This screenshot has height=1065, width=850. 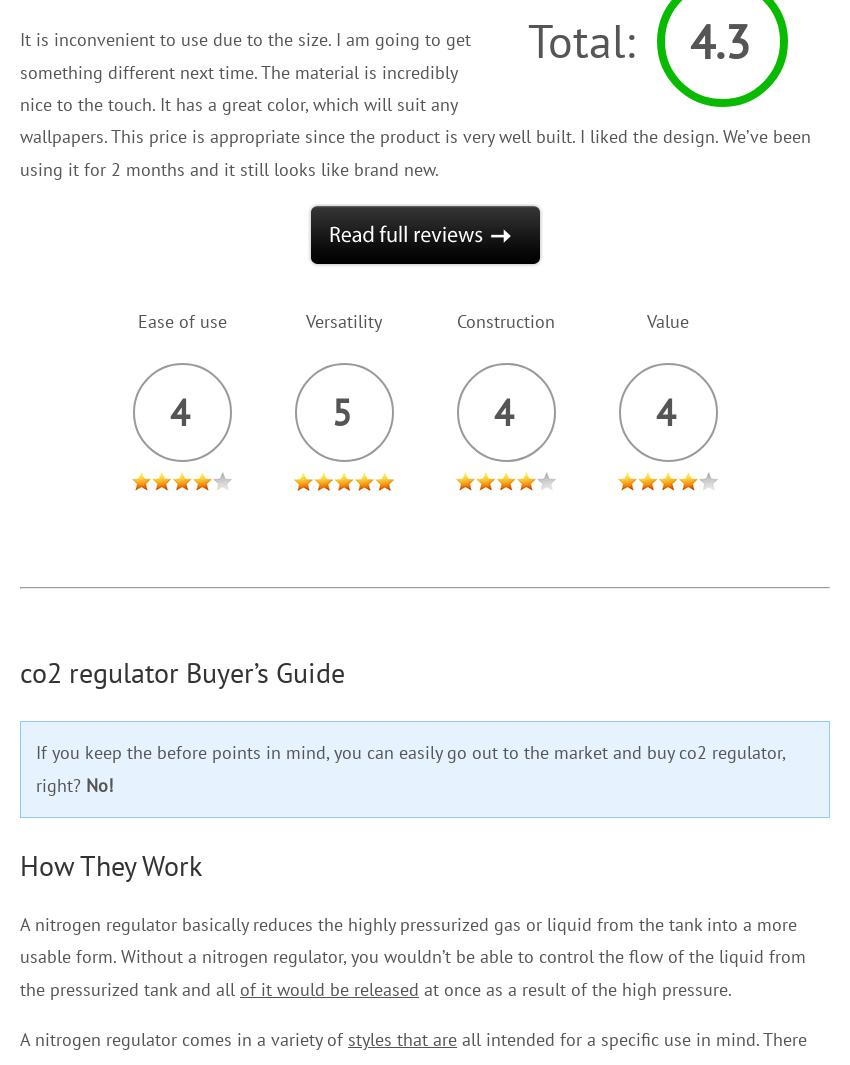 I want to click on 'A nitrogen regulator comes in a variety of', so click(x=18, y=1039).